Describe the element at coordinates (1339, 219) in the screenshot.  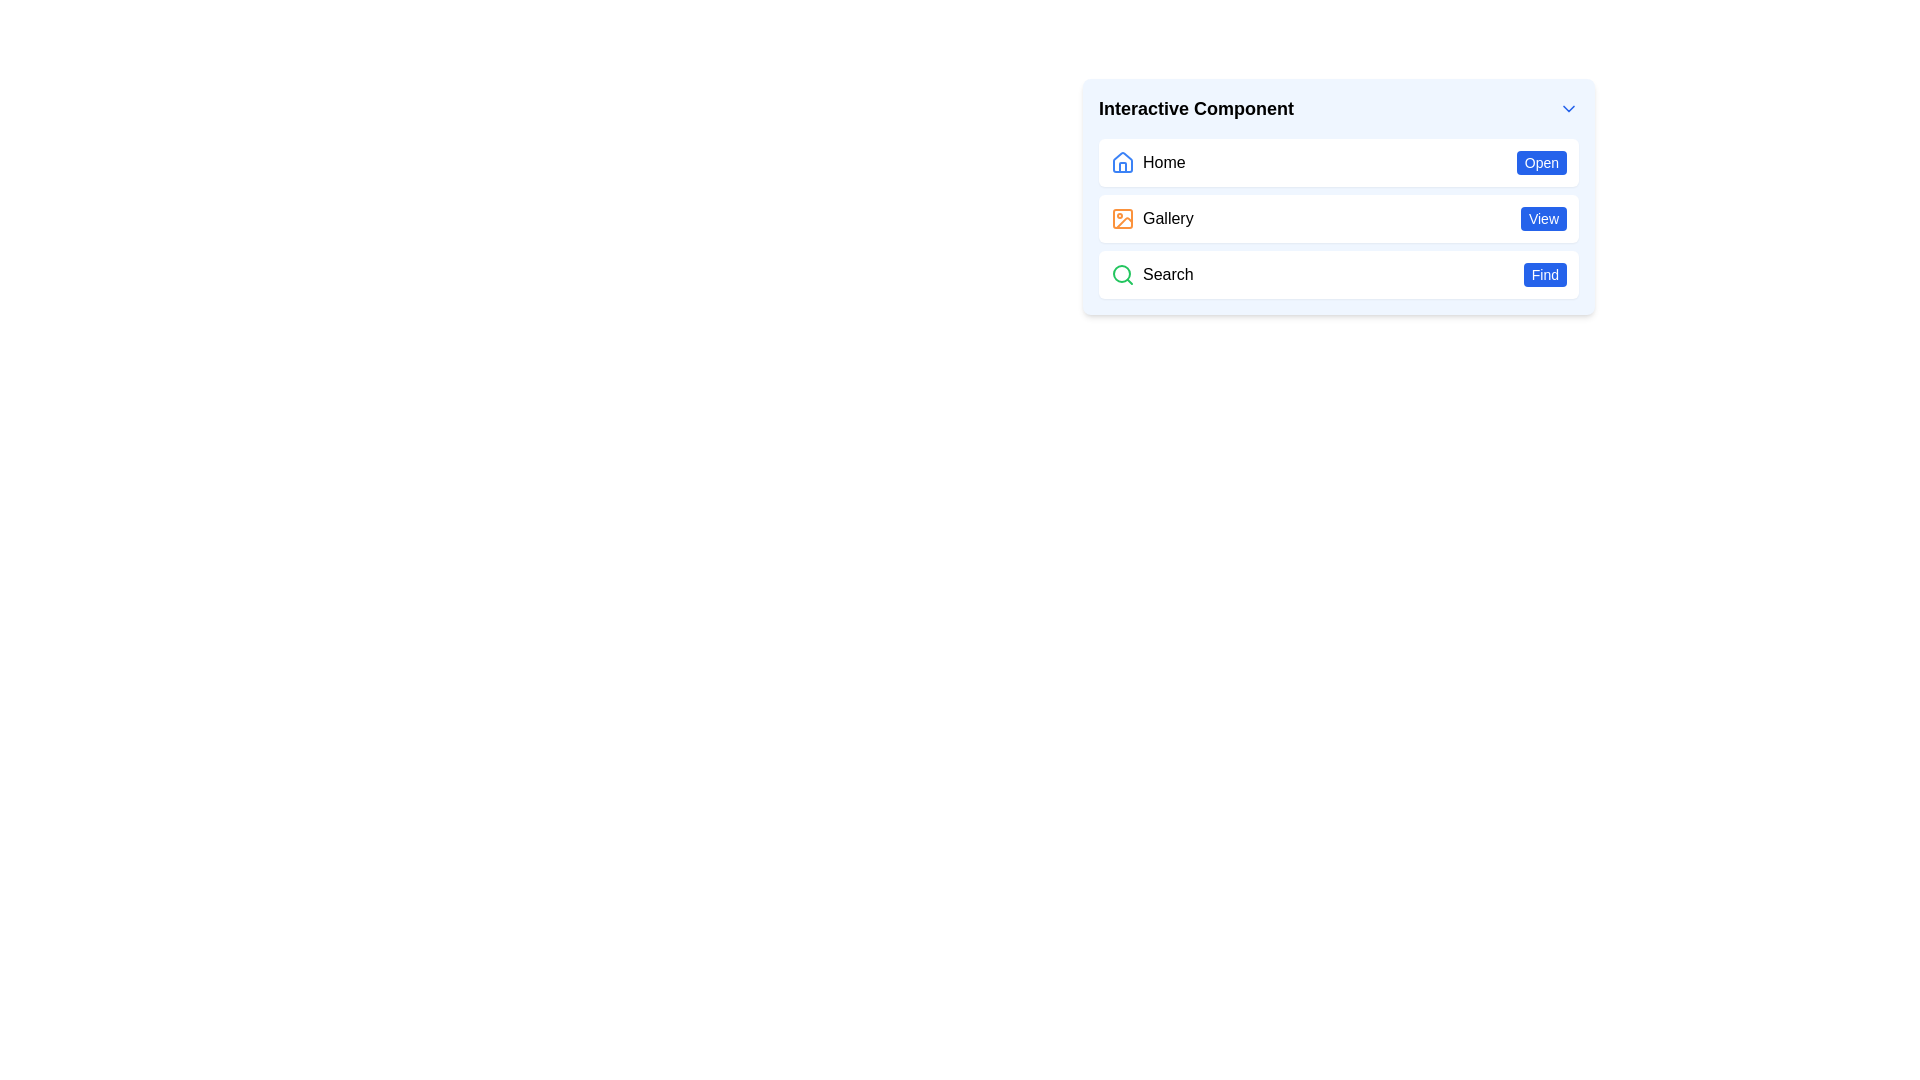
I see `the 'View' button in the second row of the interactive component` at that location.